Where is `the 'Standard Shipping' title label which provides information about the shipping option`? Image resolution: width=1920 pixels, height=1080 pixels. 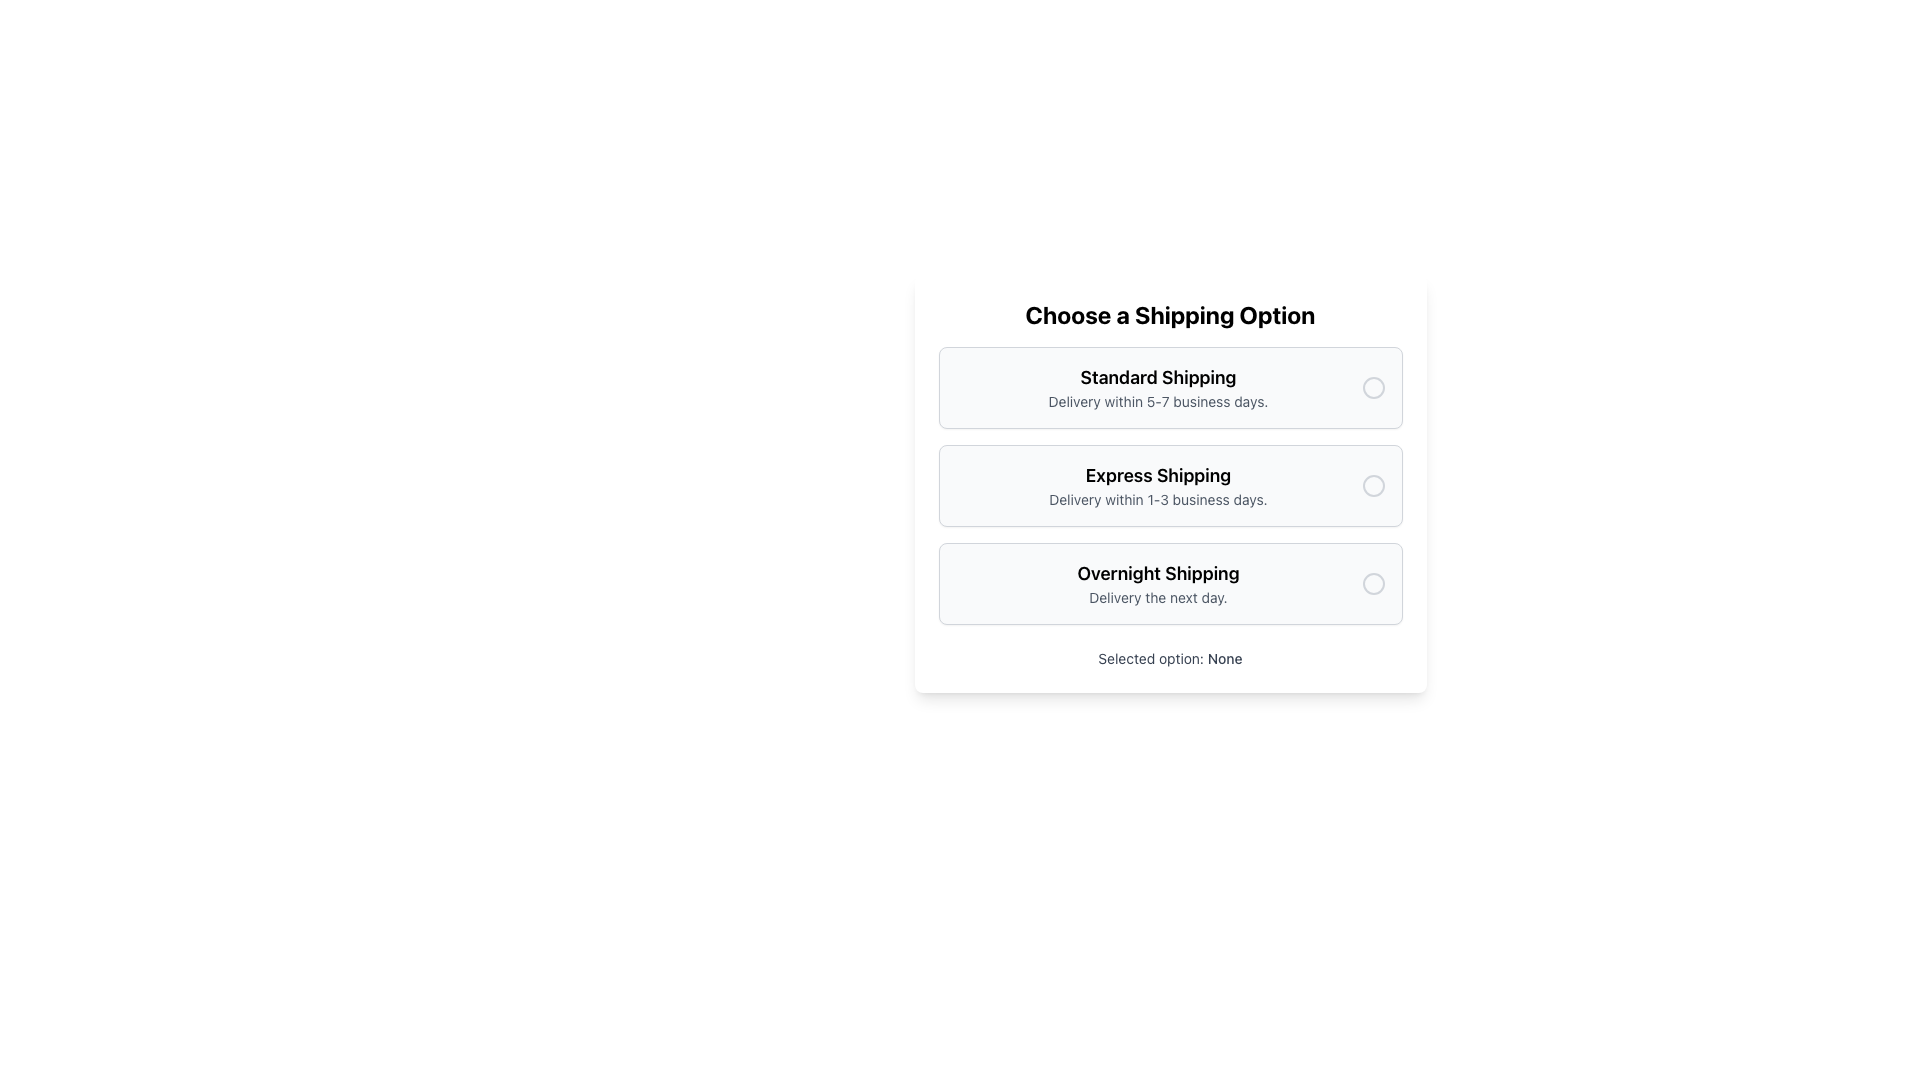
the 'Standard Shipping' title label which provides information about the shipping option is located at coordinates (1158, 378).